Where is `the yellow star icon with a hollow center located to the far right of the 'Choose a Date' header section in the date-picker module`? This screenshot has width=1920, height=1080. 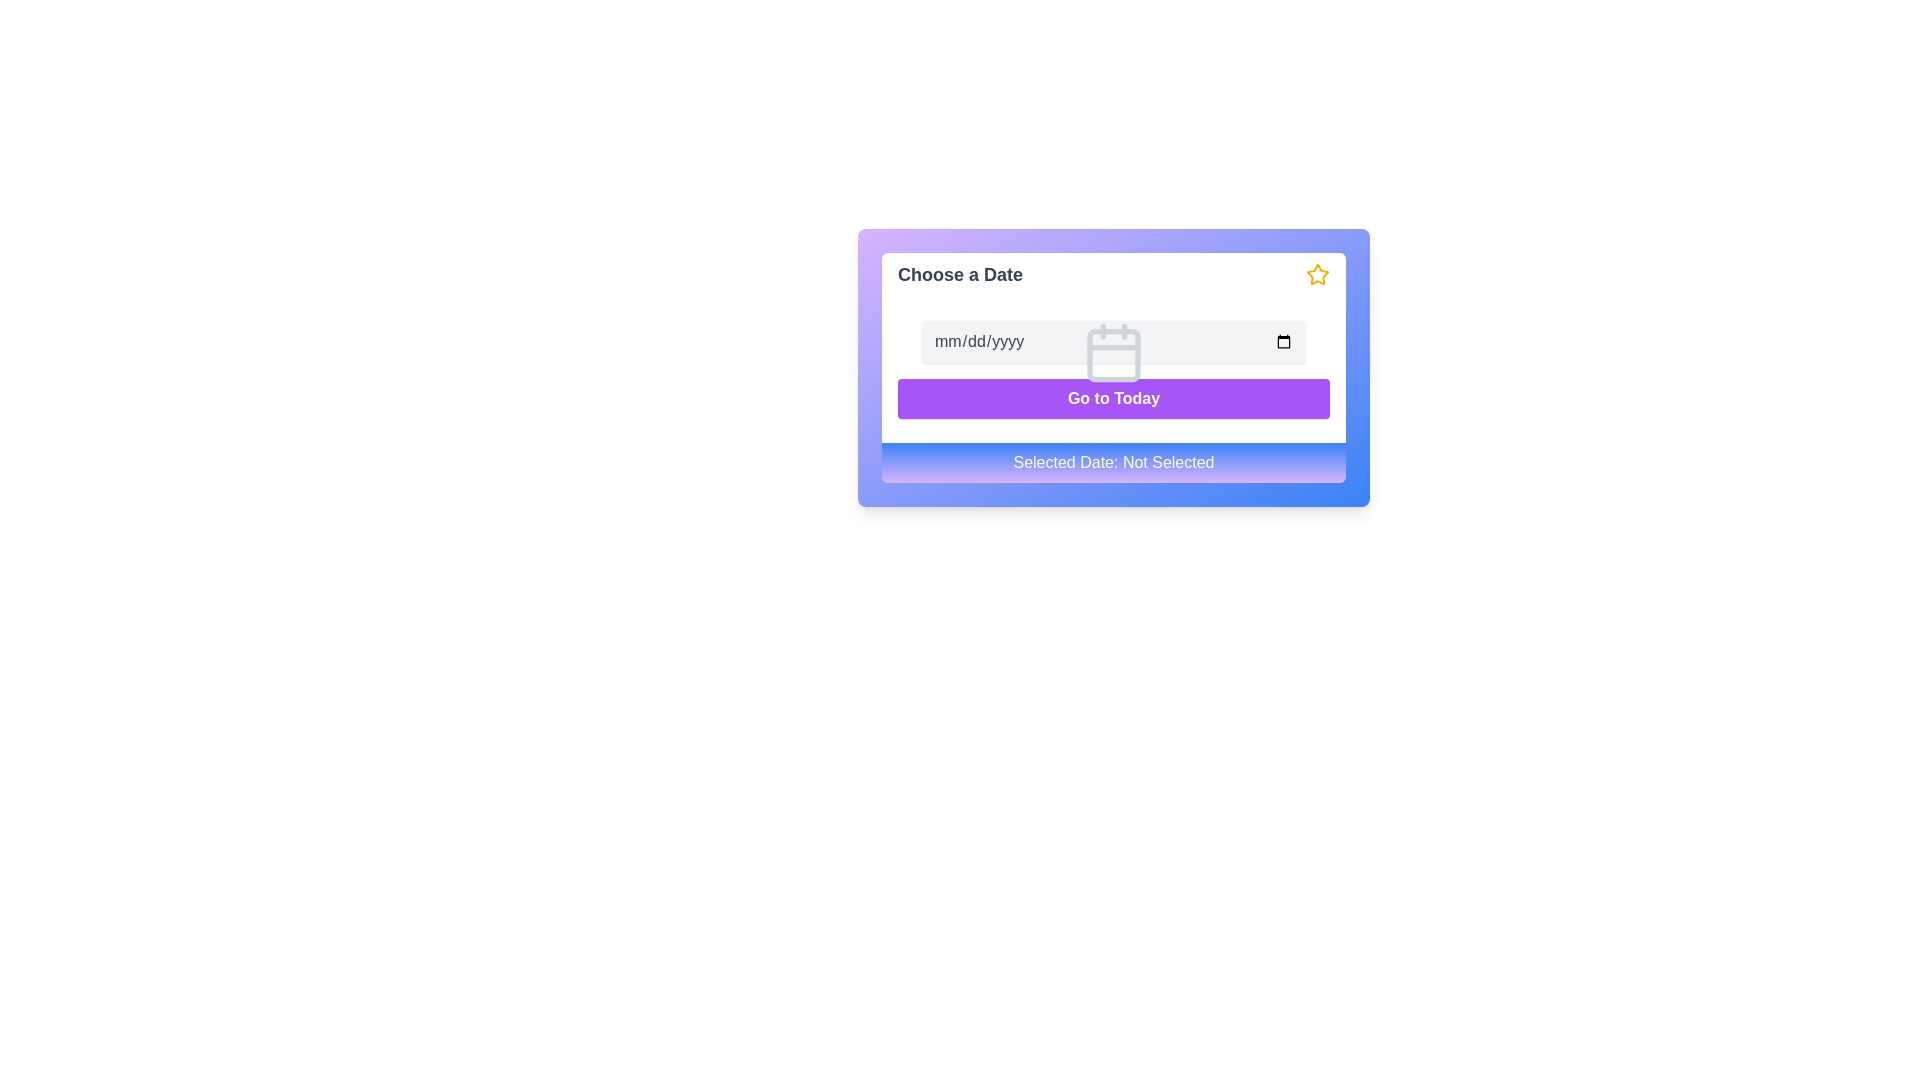
the yellow star icon with a hollow center located to the far right of the 'Choose a Date' header section in the date-picker module is located at coordinates (1318, 274).